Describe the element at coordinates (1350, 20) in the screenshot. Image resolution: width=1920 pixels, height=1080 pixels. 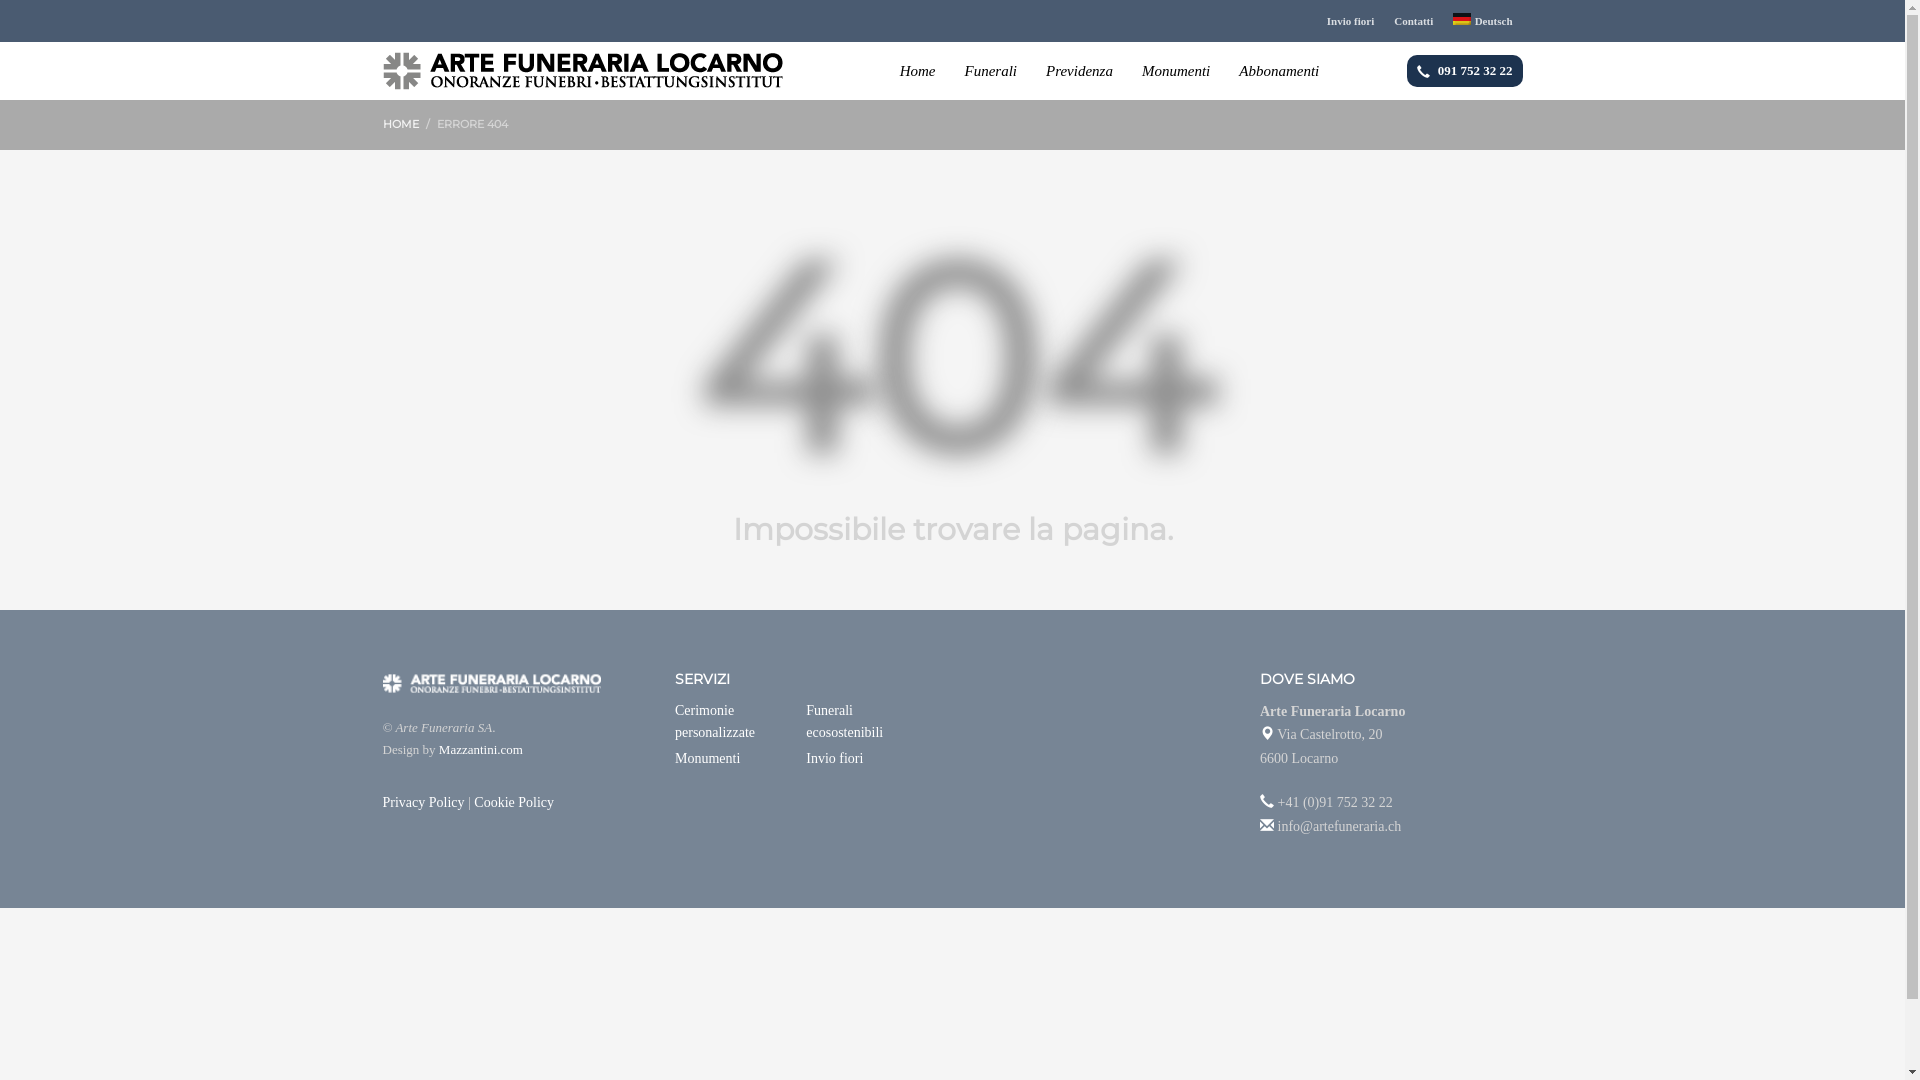
I see `'Invio fiori'` at that location.